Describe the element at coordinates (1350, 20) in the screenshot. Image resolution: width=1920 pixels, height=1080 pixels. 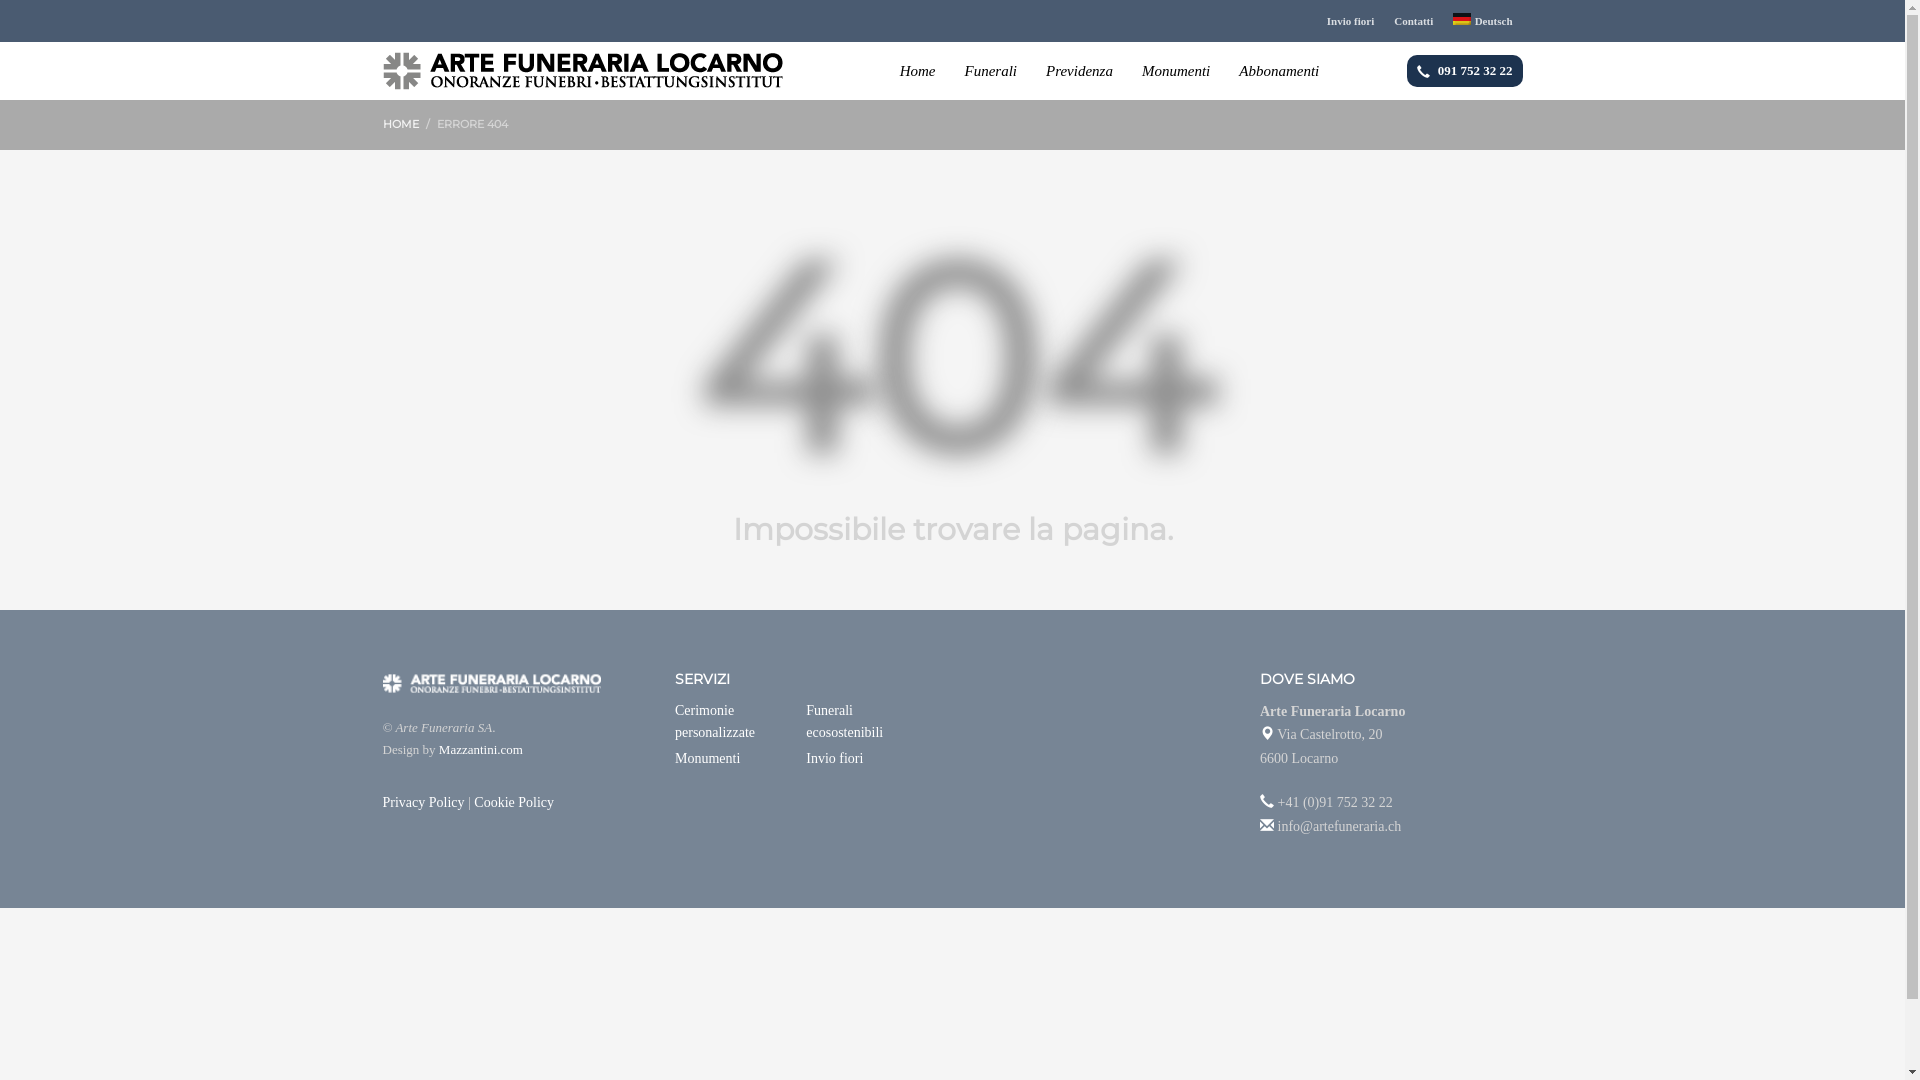
I see `'Invio fiori'` at that location.